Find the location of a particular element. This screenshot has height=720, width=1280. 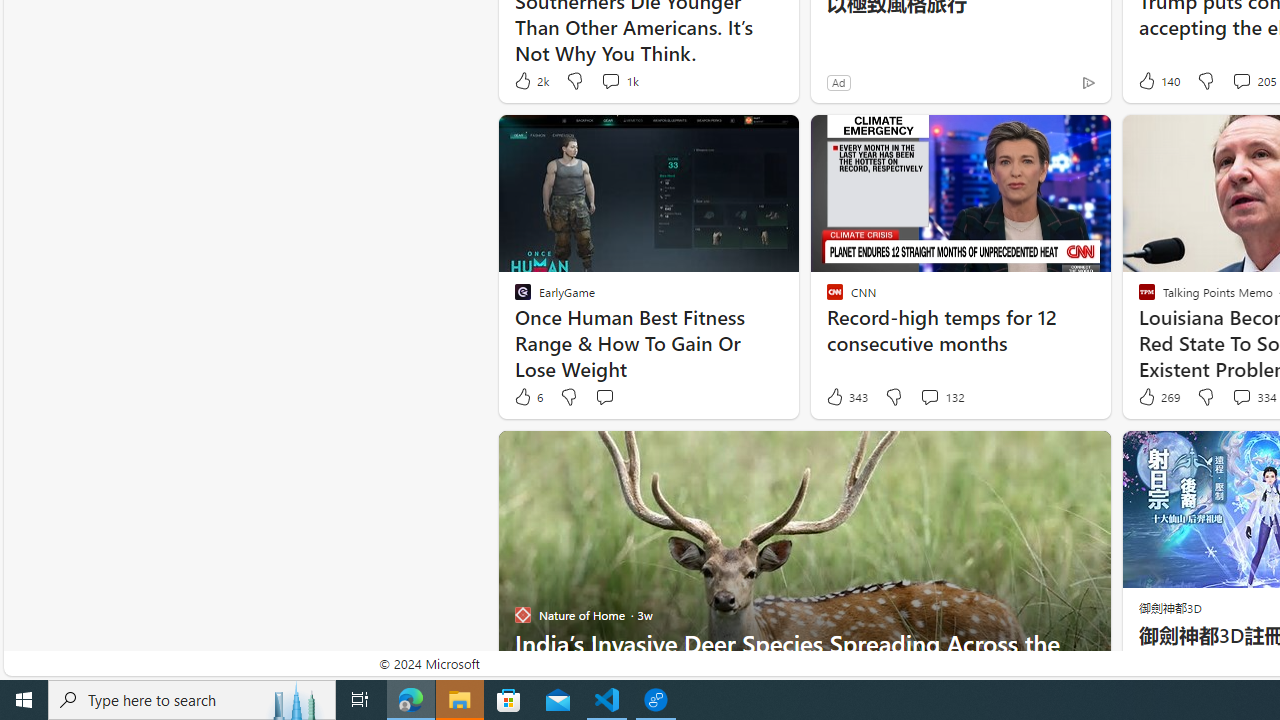

'140 Like' is located at coordinates (1157, 80).